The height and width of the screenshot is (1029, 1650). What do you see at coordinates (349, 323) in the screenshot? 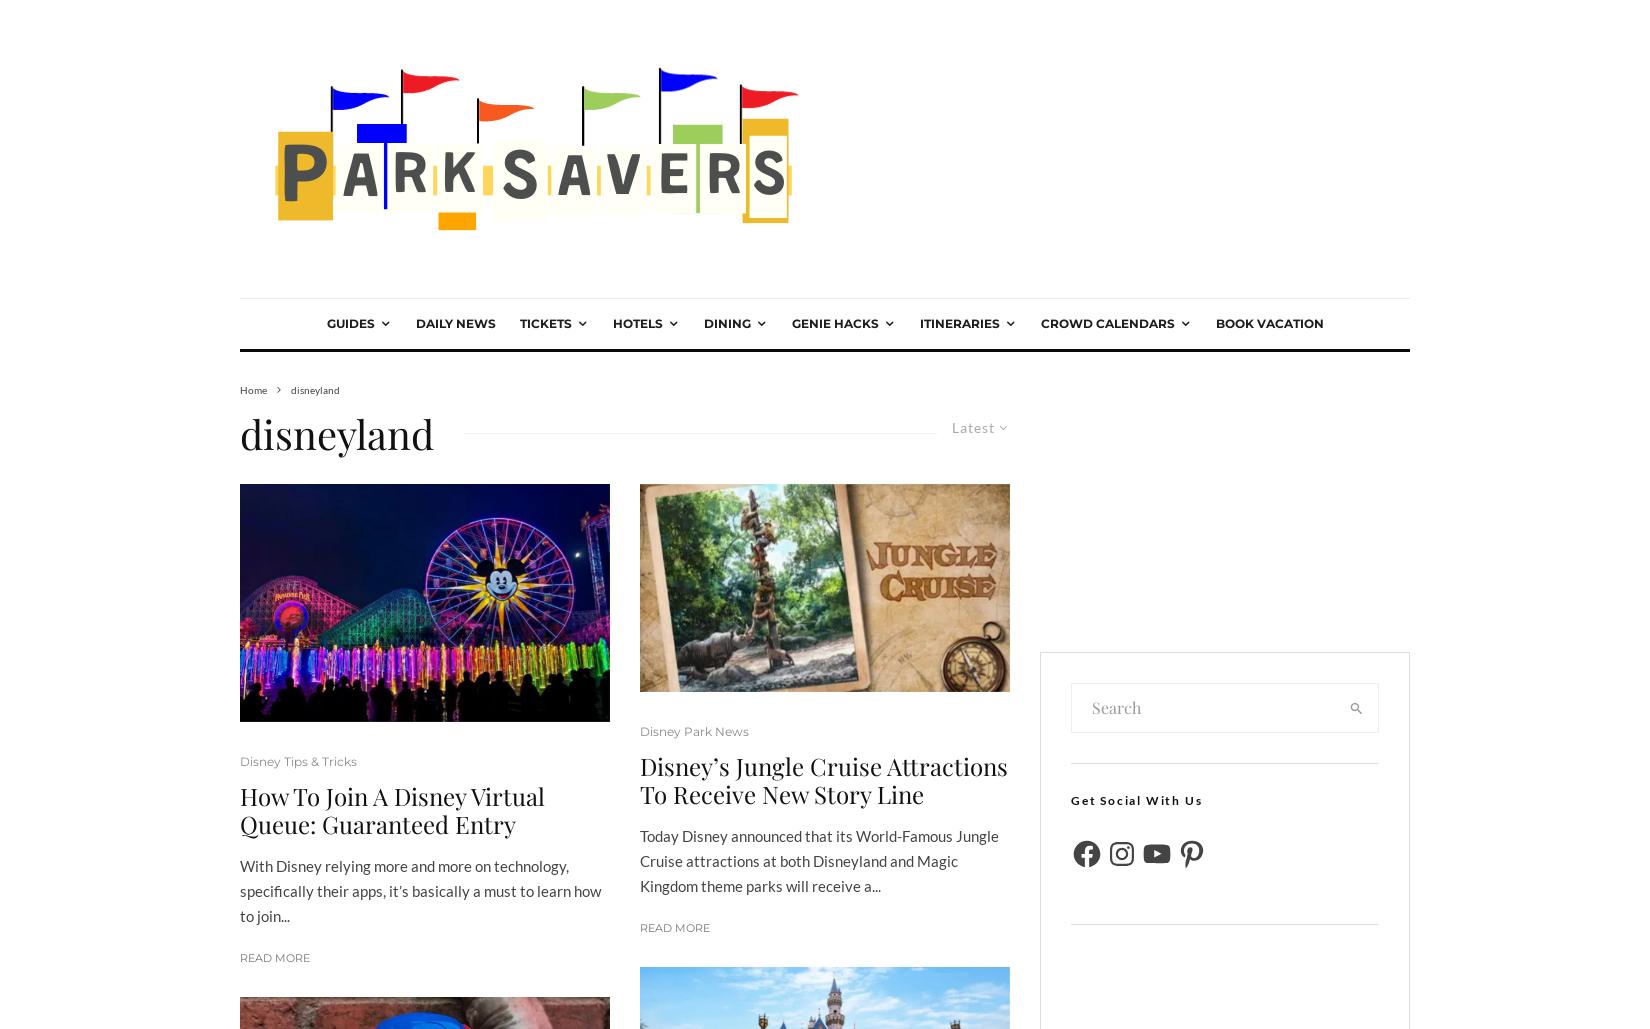
I see `'Guides'` at bounding box center [349, 323].